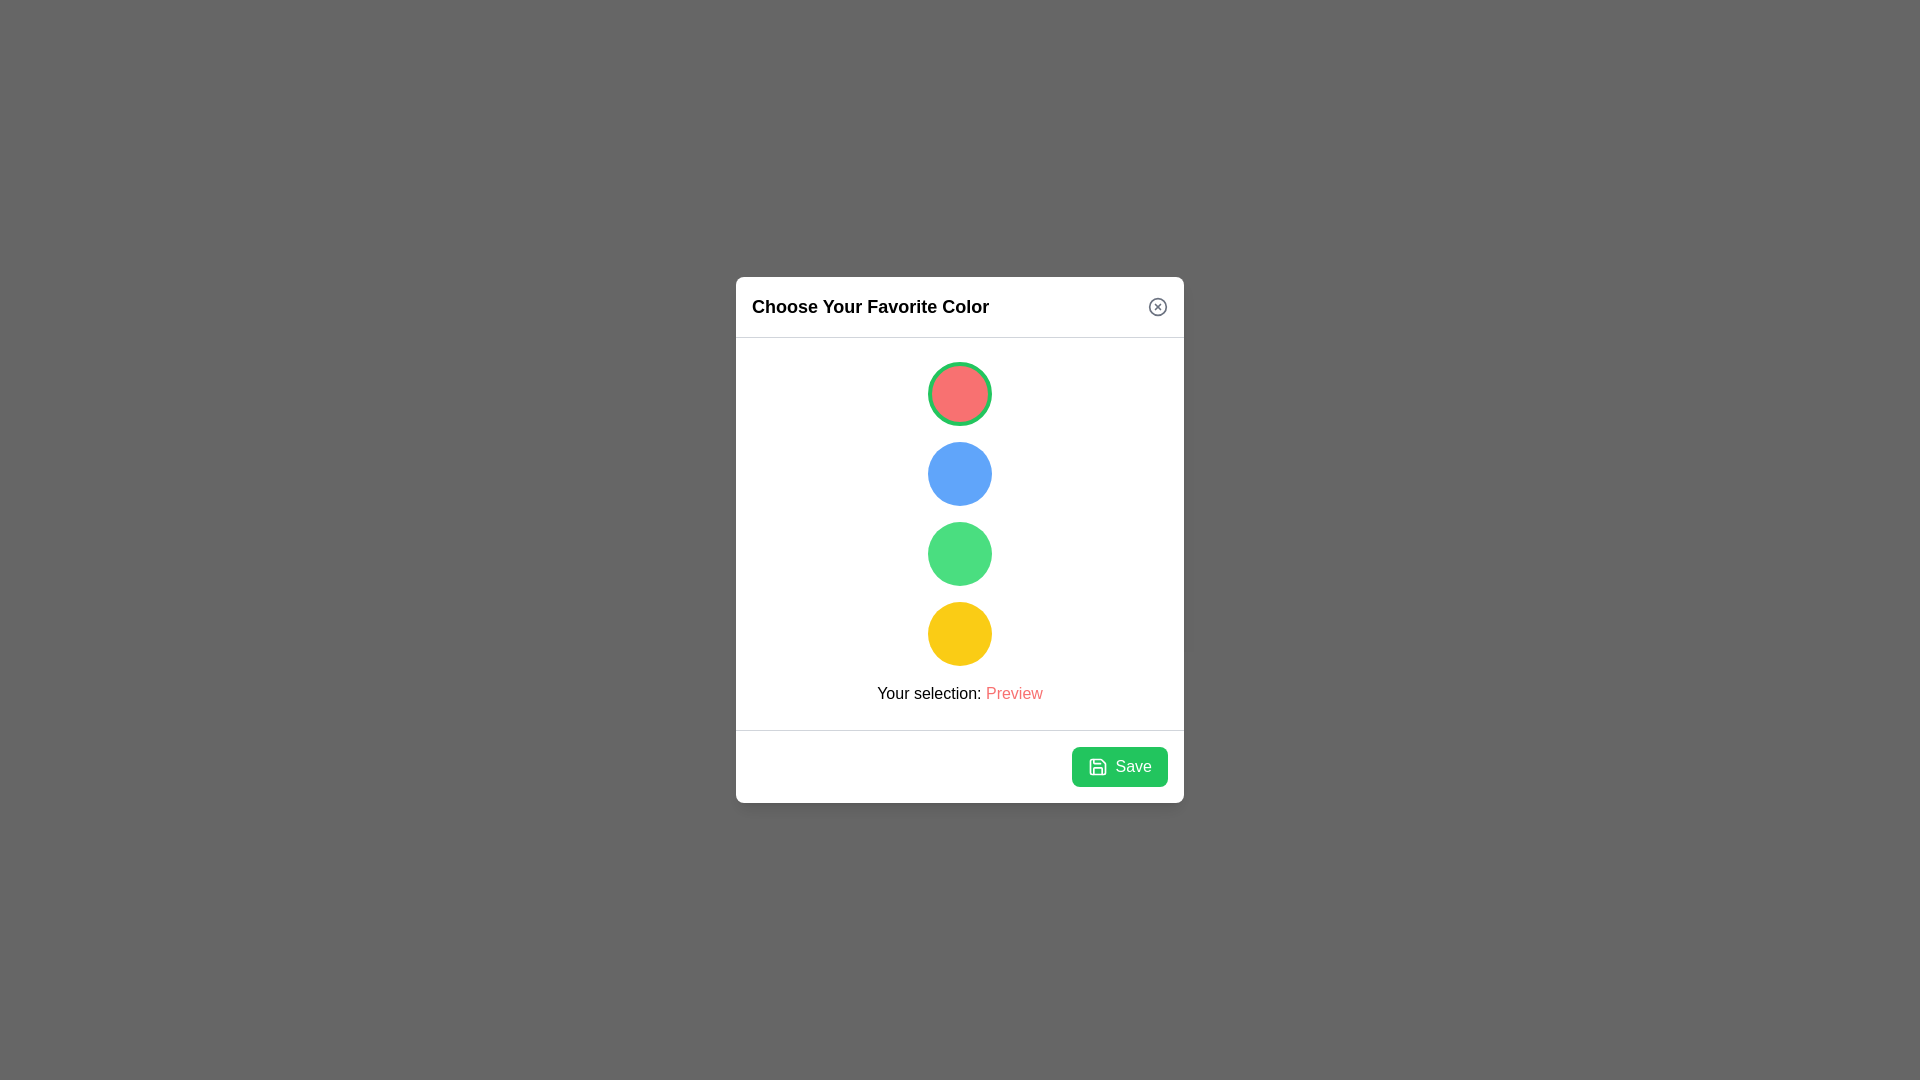 The height and width of the screenshot is (1080, 1920). I want to click on the close button to close the dialog, so click(1157, 307).